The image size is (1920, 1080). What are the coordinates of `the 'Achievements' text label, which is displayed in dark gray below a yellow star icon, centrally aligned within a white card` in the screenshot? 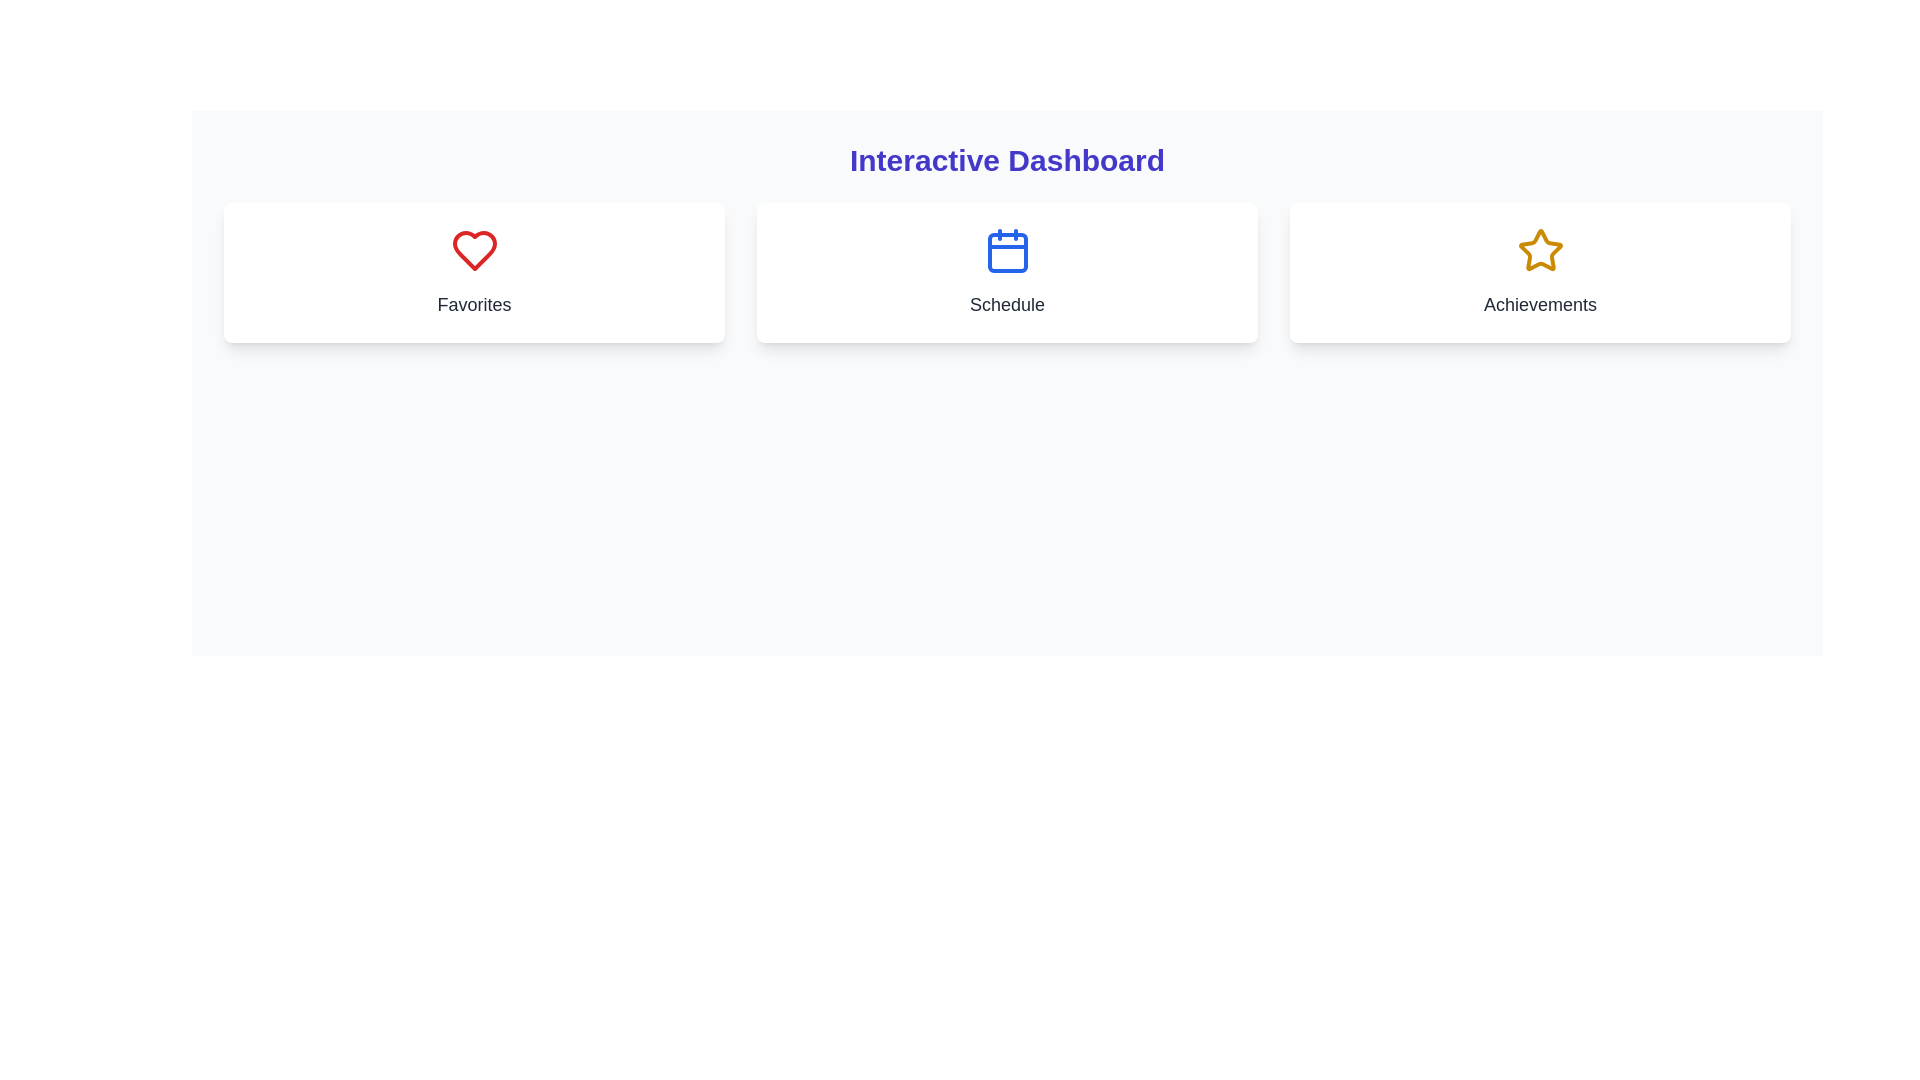 It's located at (1539, 304).